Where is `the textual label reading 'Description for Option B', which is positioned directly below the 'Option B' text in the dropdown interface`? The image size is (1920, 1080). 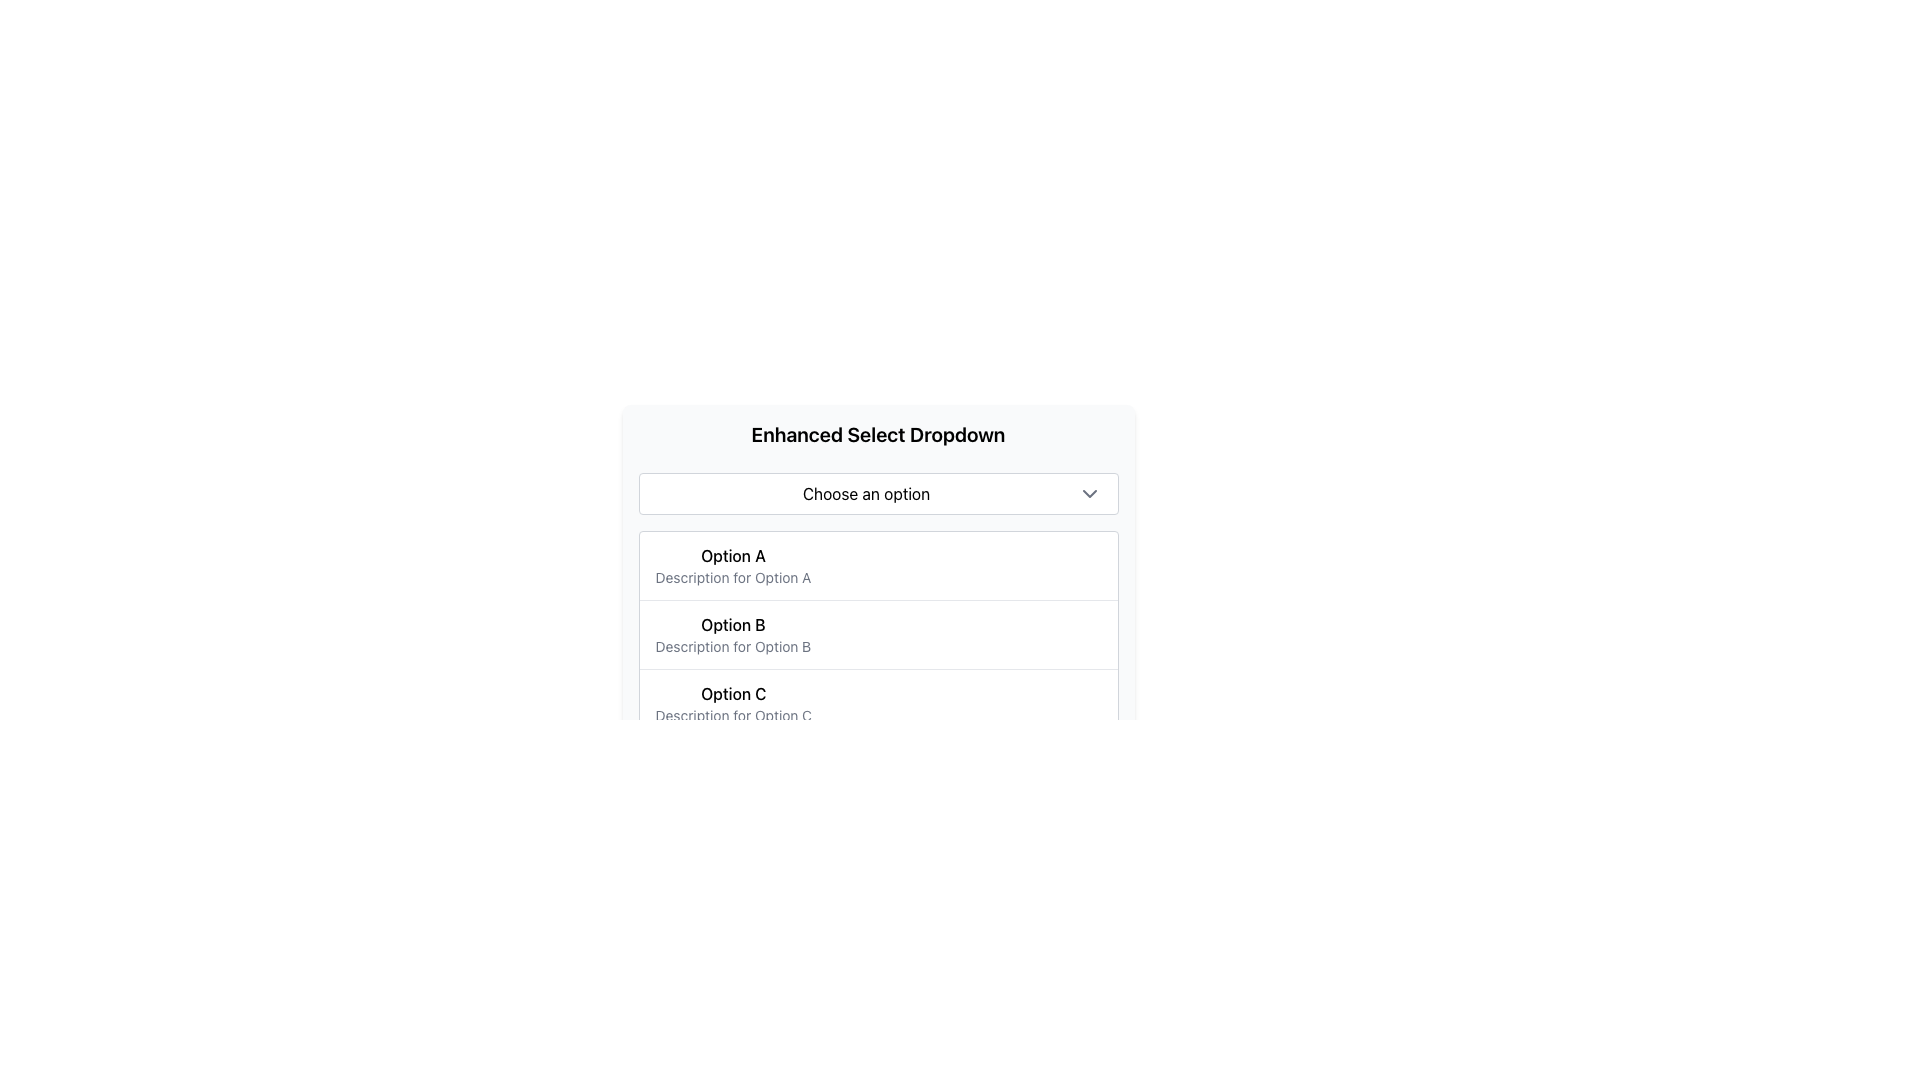 the textual label reading 'Description for Option B', which is positioned directly below the 'Option B' text in the dropdown interface is located at coordinates (732, 647).